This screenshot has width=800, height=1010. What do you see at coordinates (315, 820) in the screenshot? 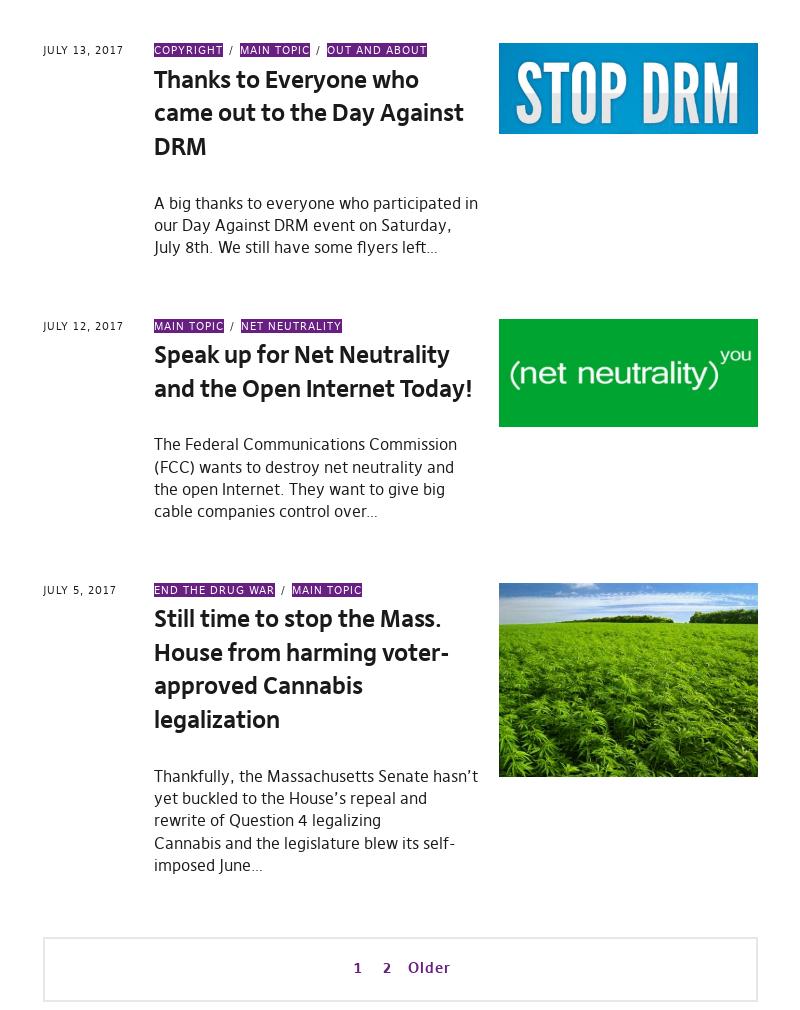
I see `'Thankfully, the Massachusetts Senate hasn’t yet buckled to the House’s repeal and rewrite of Question 4 legalizing Cannabis and the legislature blew its self-imposed June…'` at bounding box center [315, 820].